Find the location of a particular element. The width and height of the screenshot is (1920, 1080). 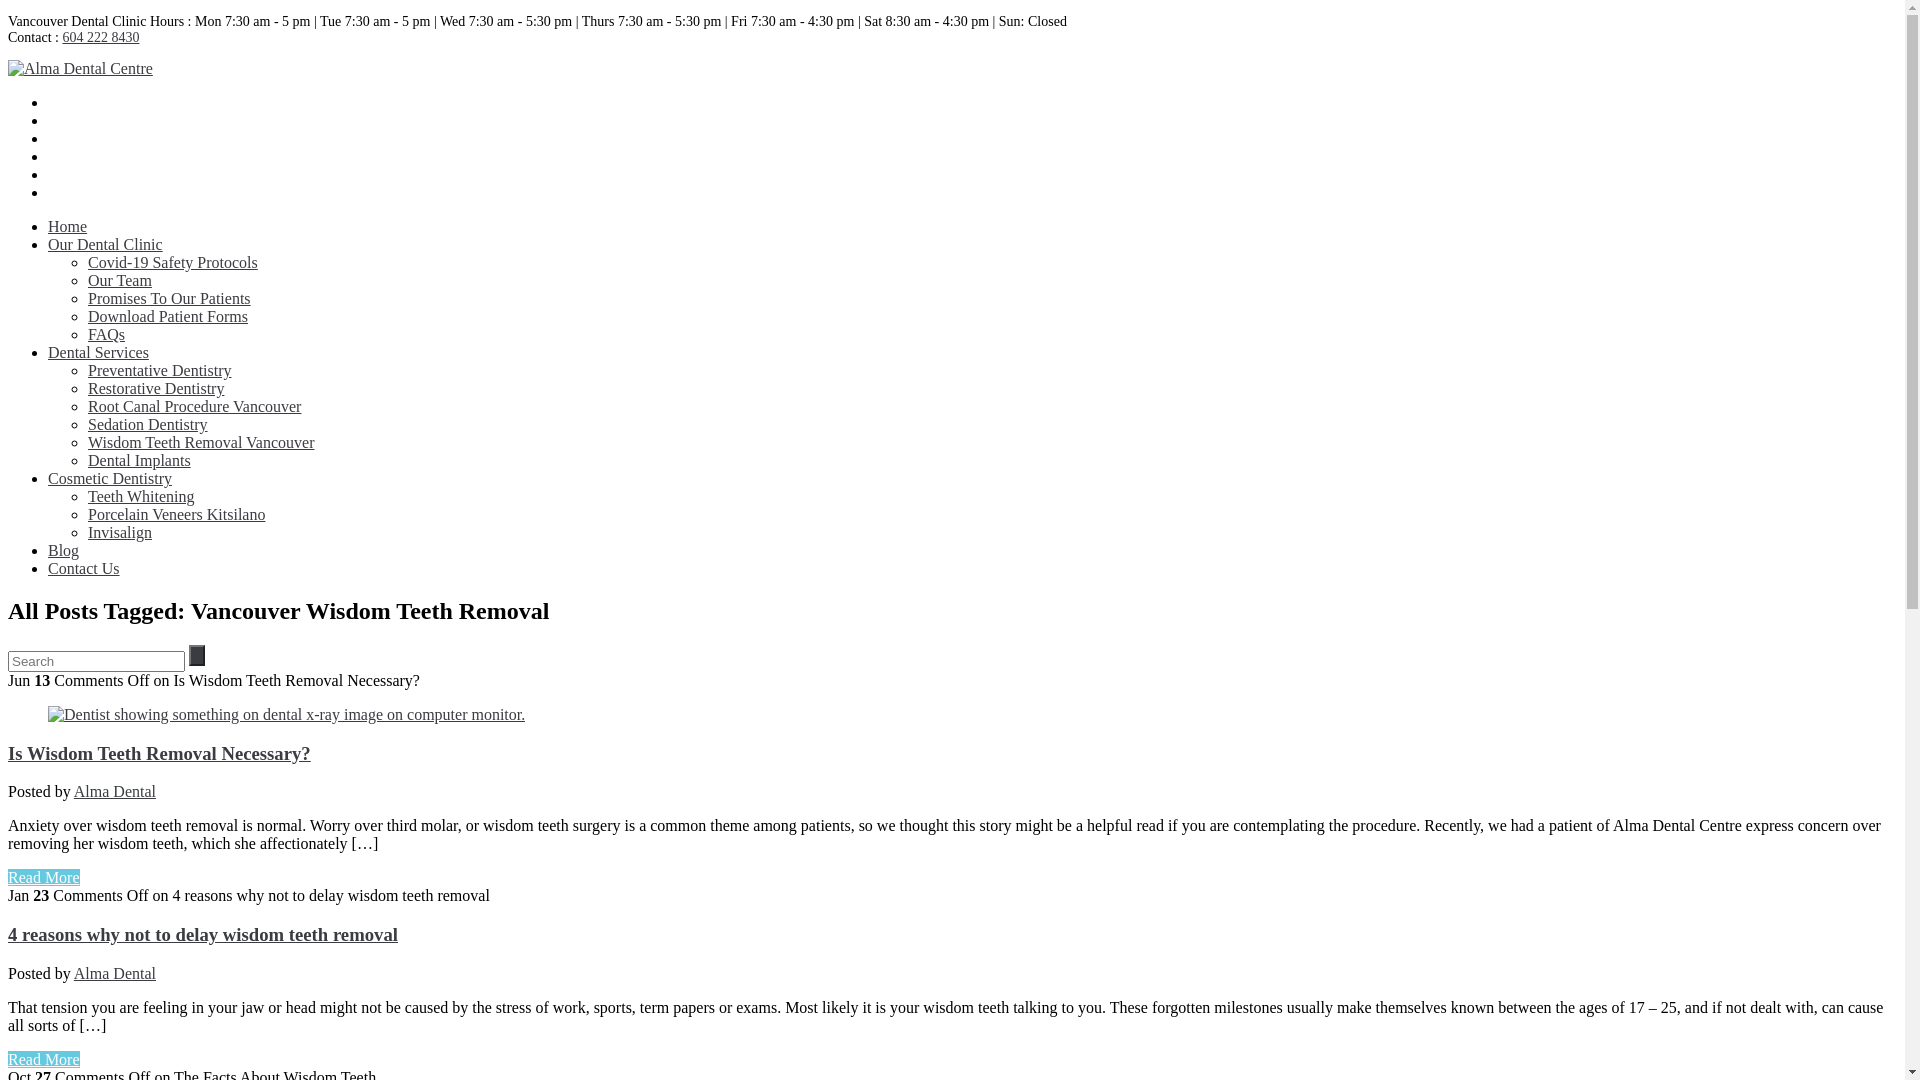

'604 222 8430' is located at coordinates (62, 37).